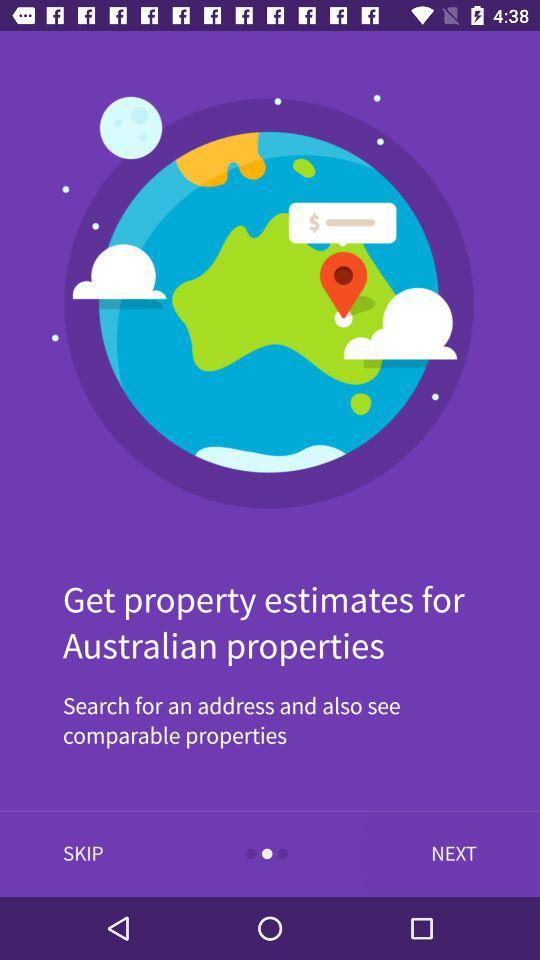 The image size is (540, 960). What do you see at coordinates (82, 853) in the screenshot?
I see `the item below search for an item` at bounding box center [82, 853].